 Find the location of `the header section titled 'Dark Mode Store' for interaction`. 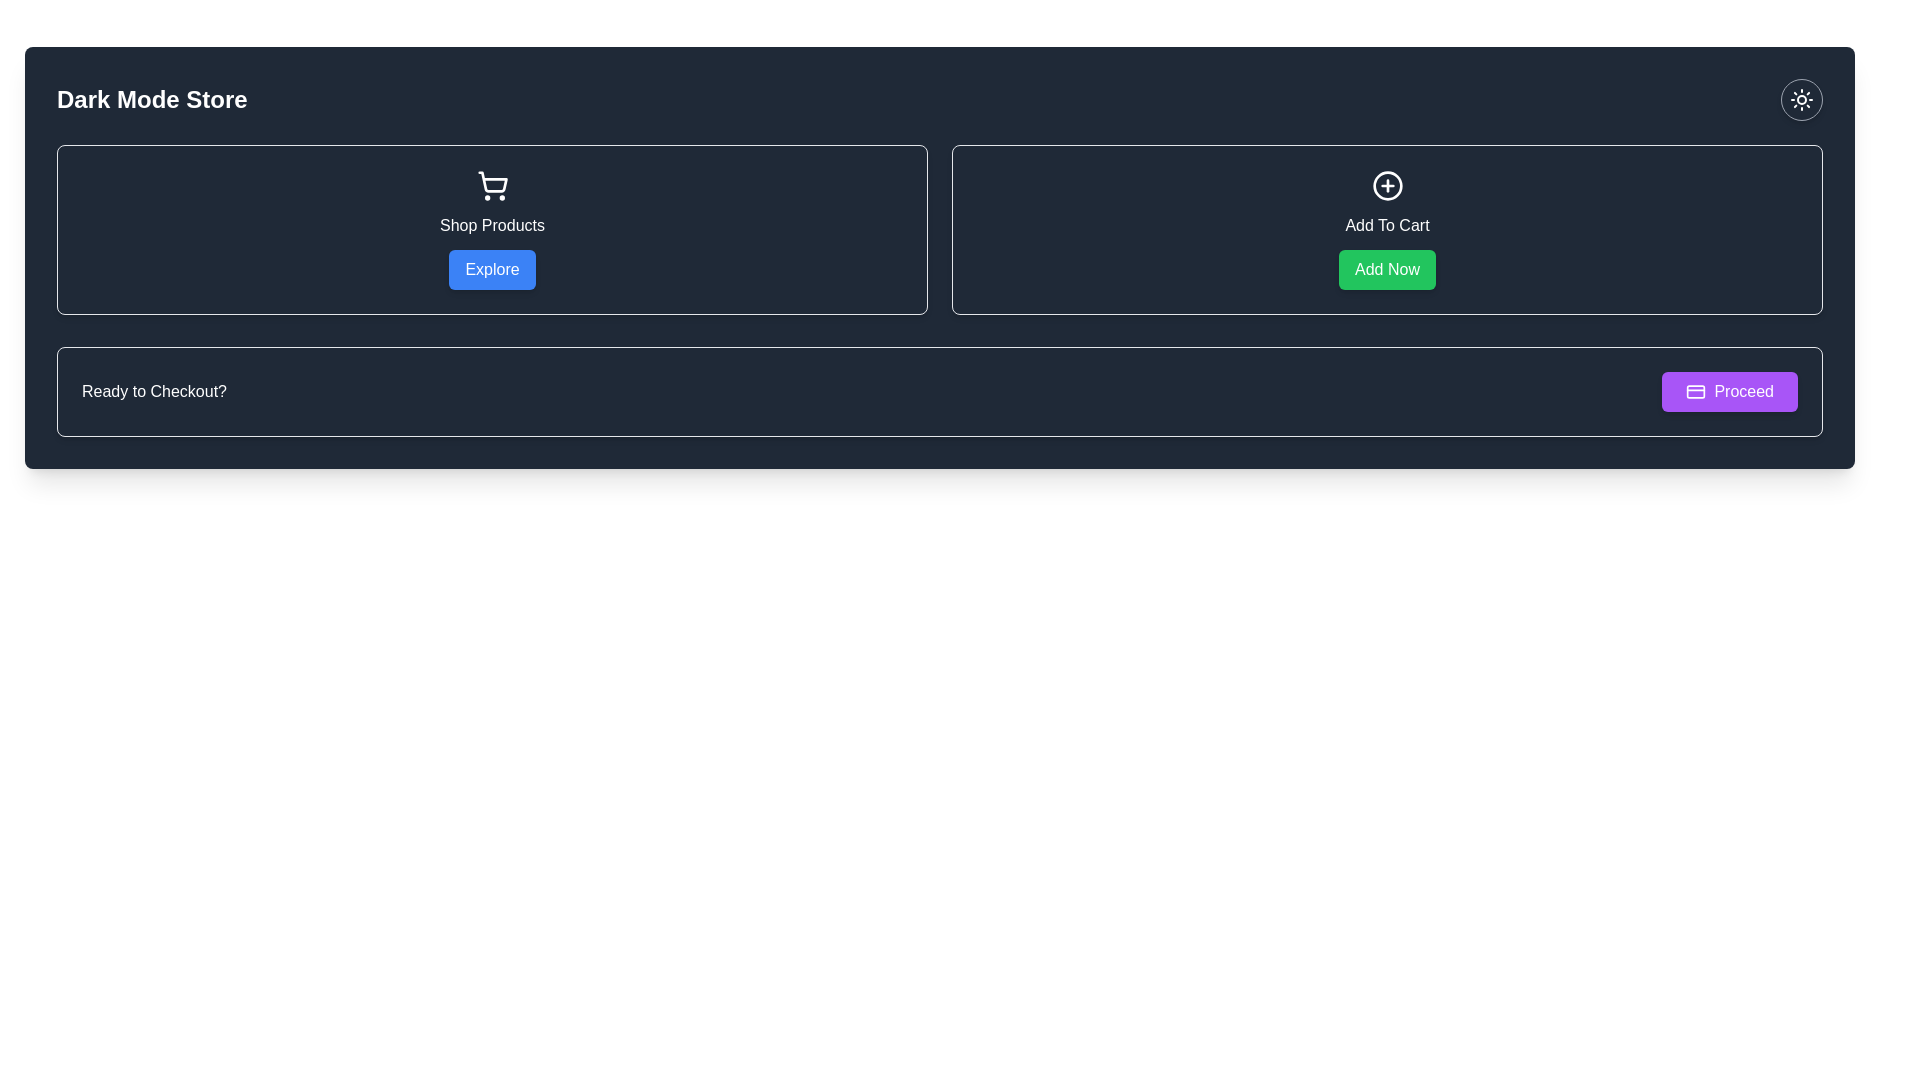

the header section titled 'Dark Mode Store' for interaction is located at coordinates (939, 100).